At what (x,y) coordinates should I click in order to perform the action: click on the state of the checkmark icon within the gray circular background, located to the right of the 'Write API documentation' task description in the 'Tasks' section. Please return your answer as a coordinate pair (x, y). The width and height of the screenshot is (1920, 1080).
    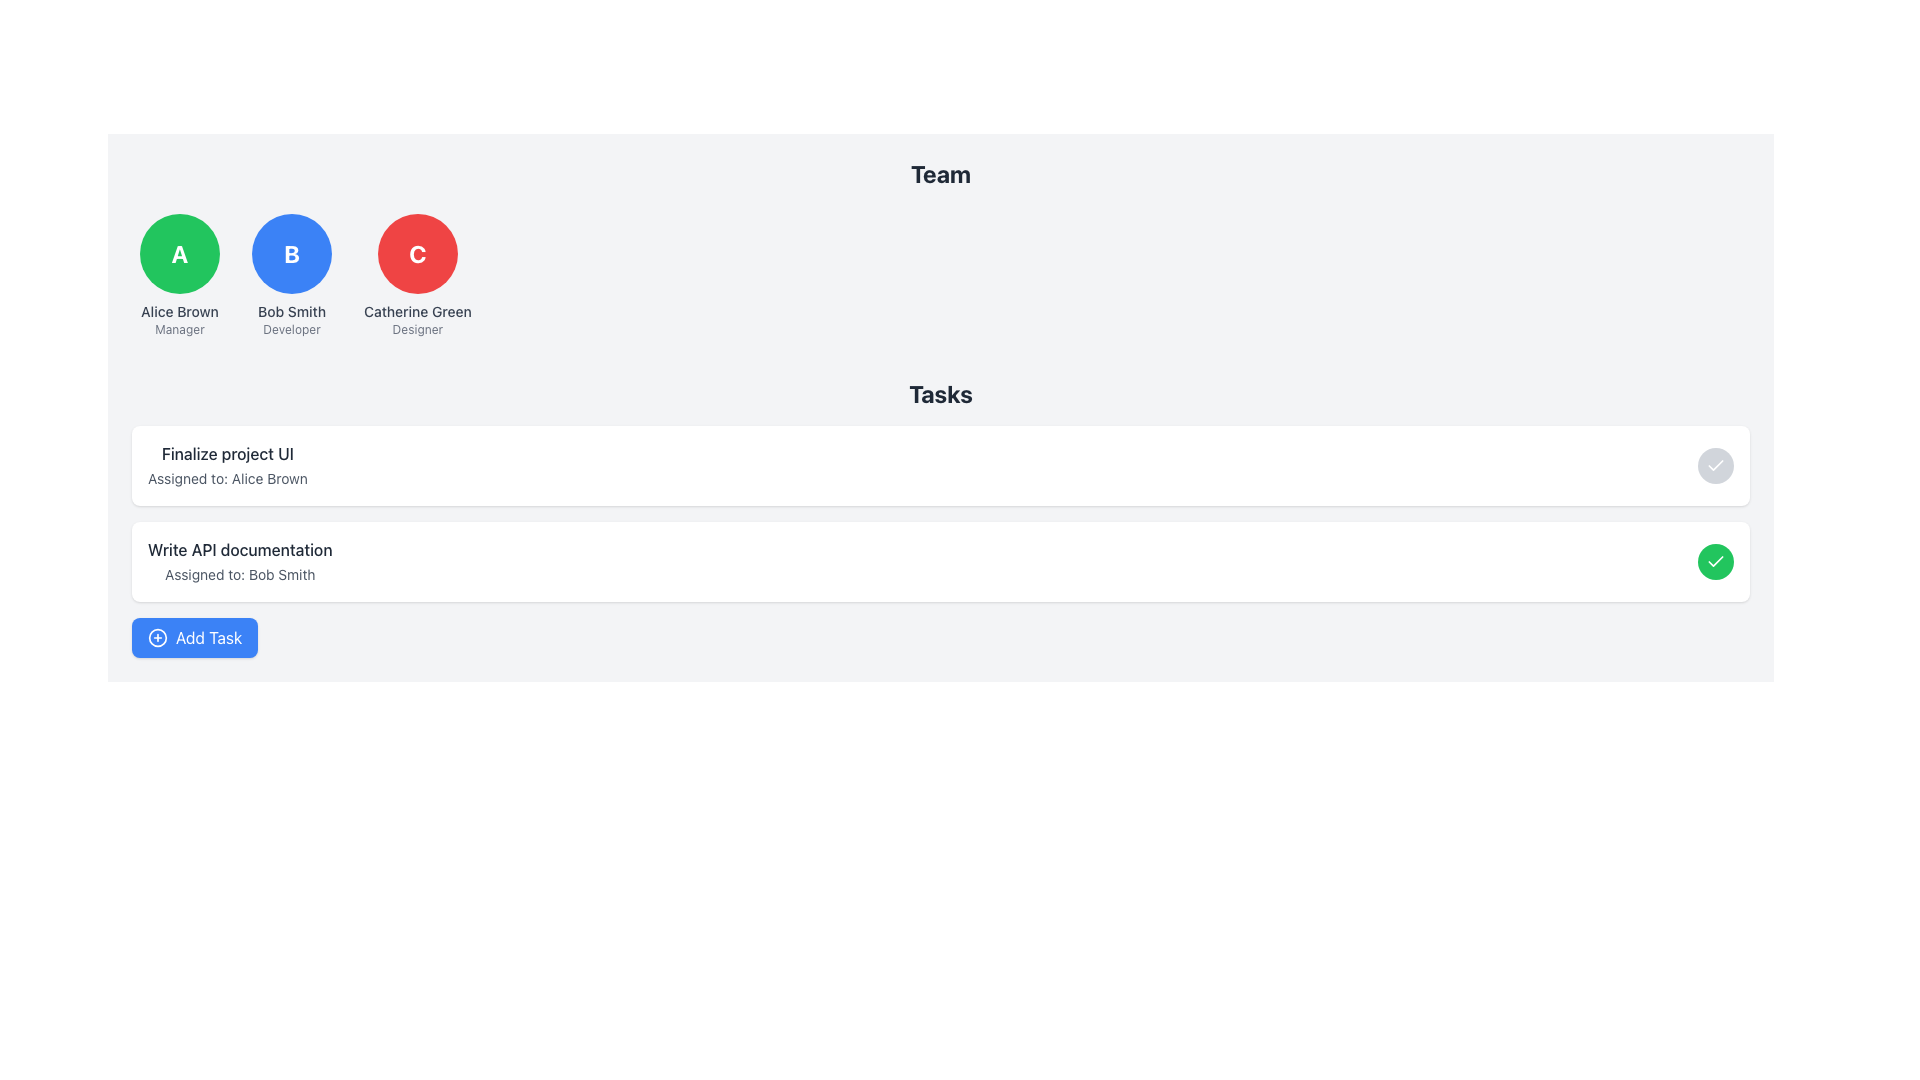
    Looking at the image, I should click on (1715, 466).